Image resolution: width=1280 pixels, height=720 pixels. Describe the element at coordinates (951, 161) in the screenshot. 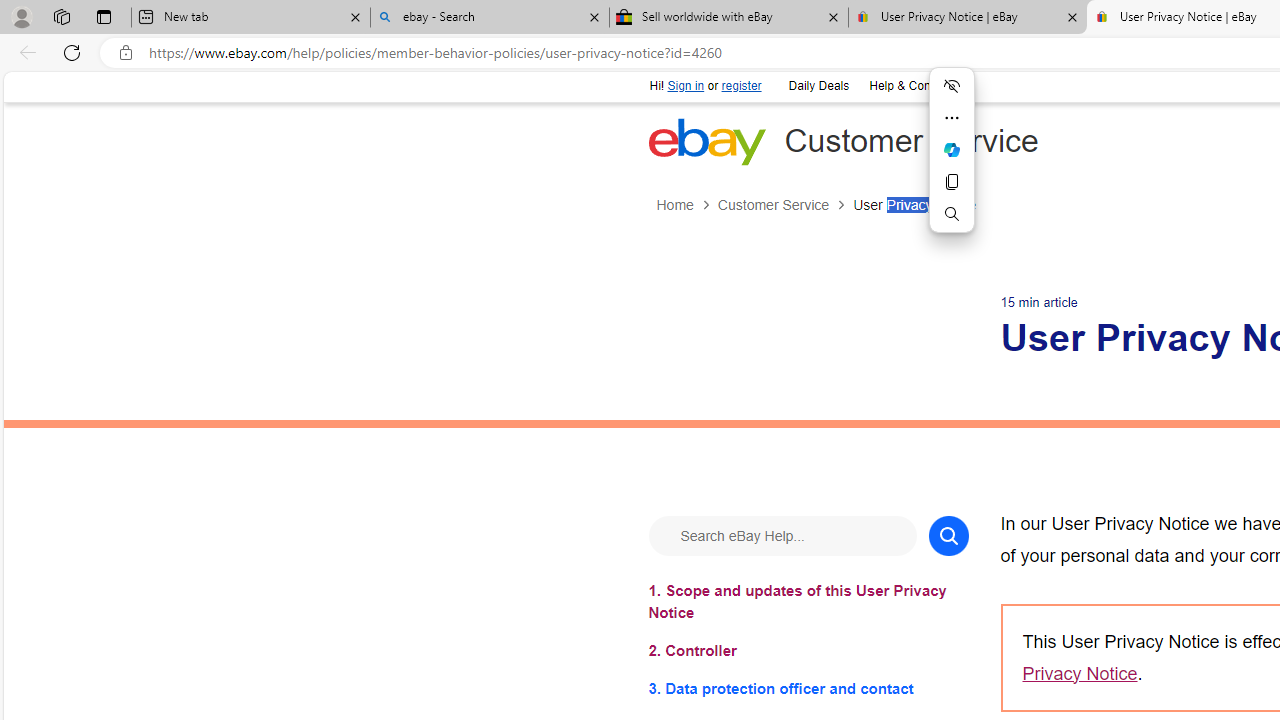

I see `'Mini menu on text selection'` at that location.